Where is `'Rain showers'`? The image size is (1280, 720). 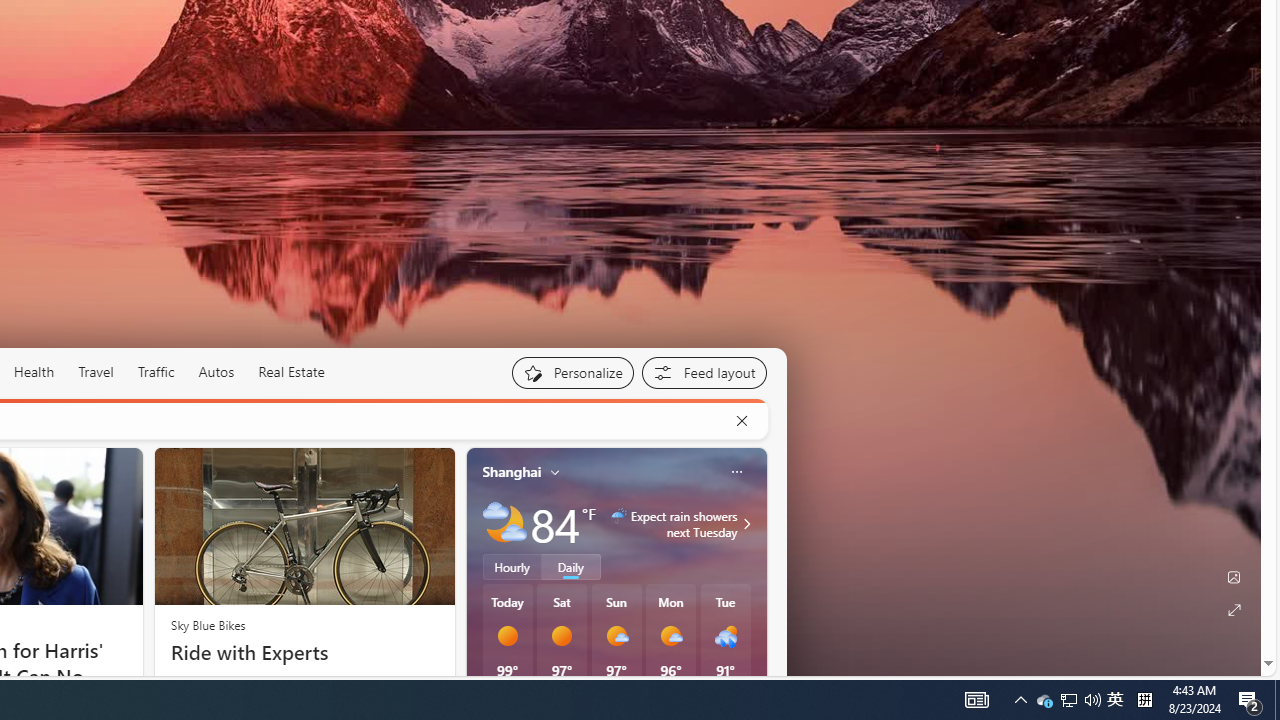 'Rain showers' is located at coordinates (724, 636).